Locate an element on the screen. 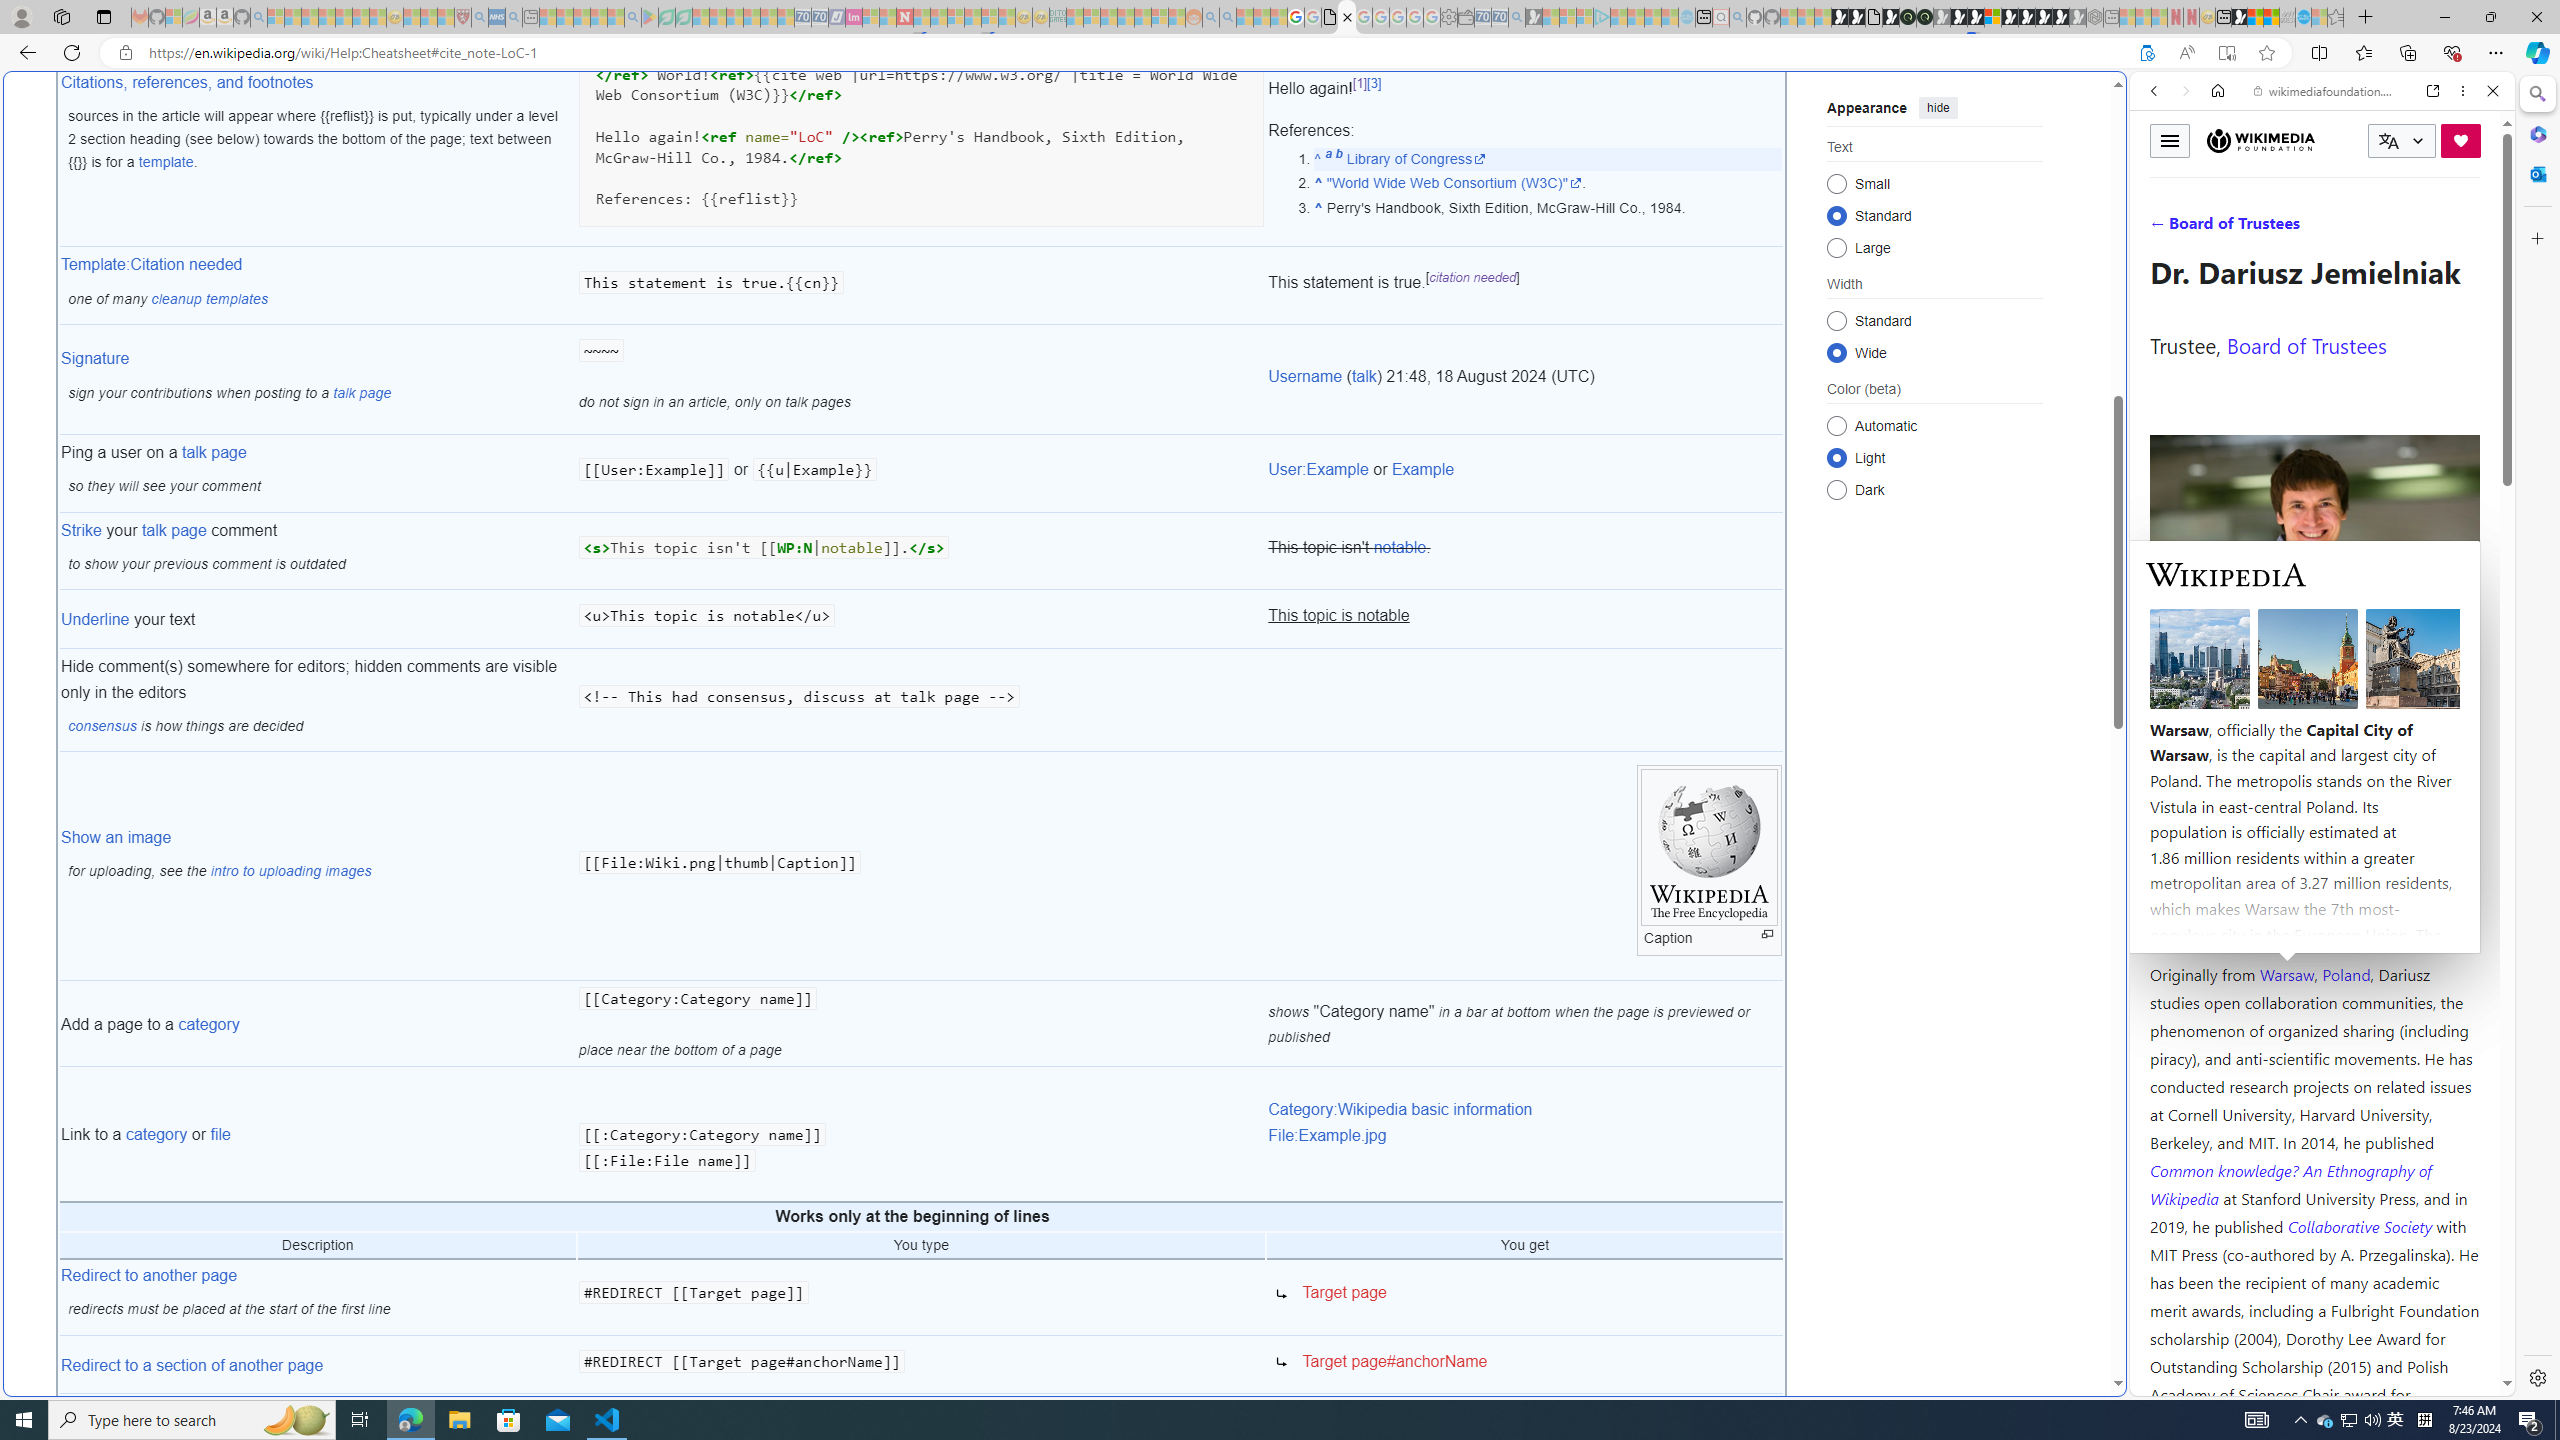 Image resolution: width=2560 pixels, height=1440 pixels. 'Help:Cheatsheet - Wikipedia' is located at coordinates (1346, 16).